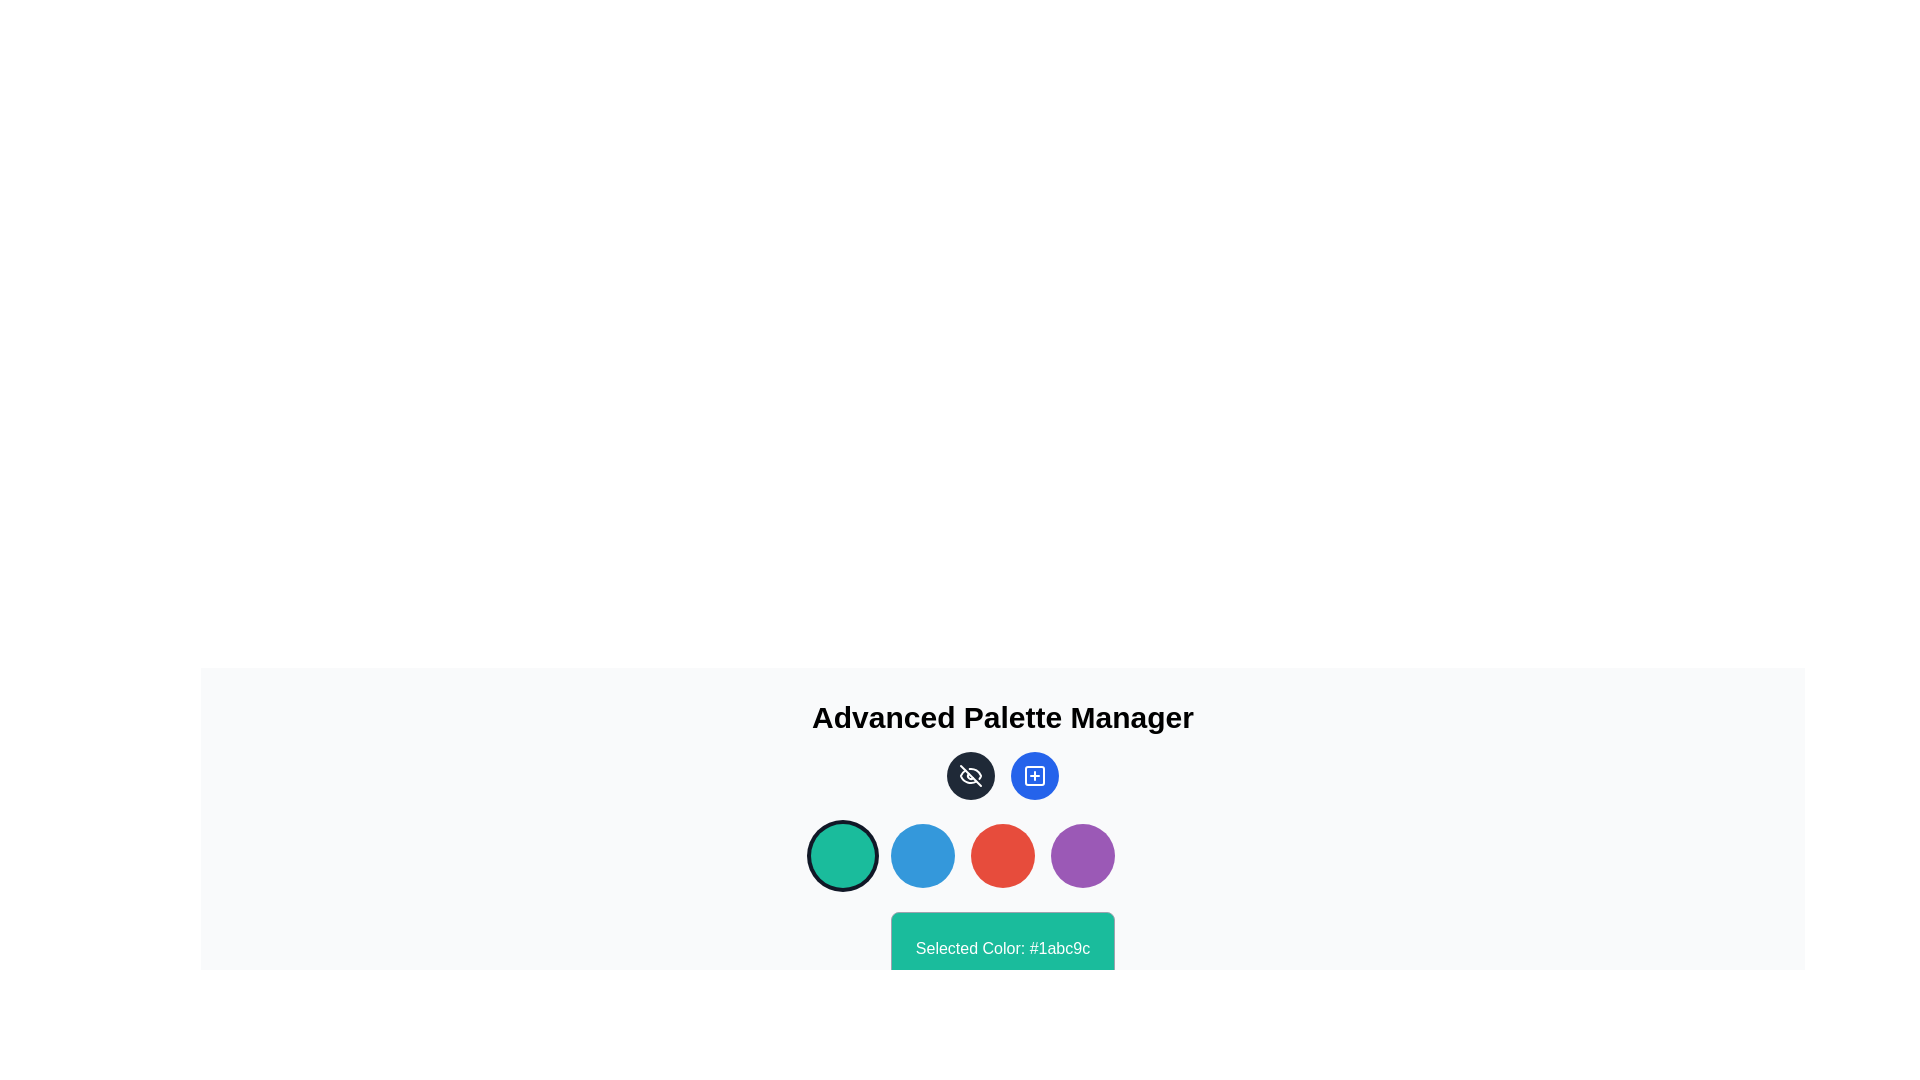  I want to click on the second button, so click(921, 855).